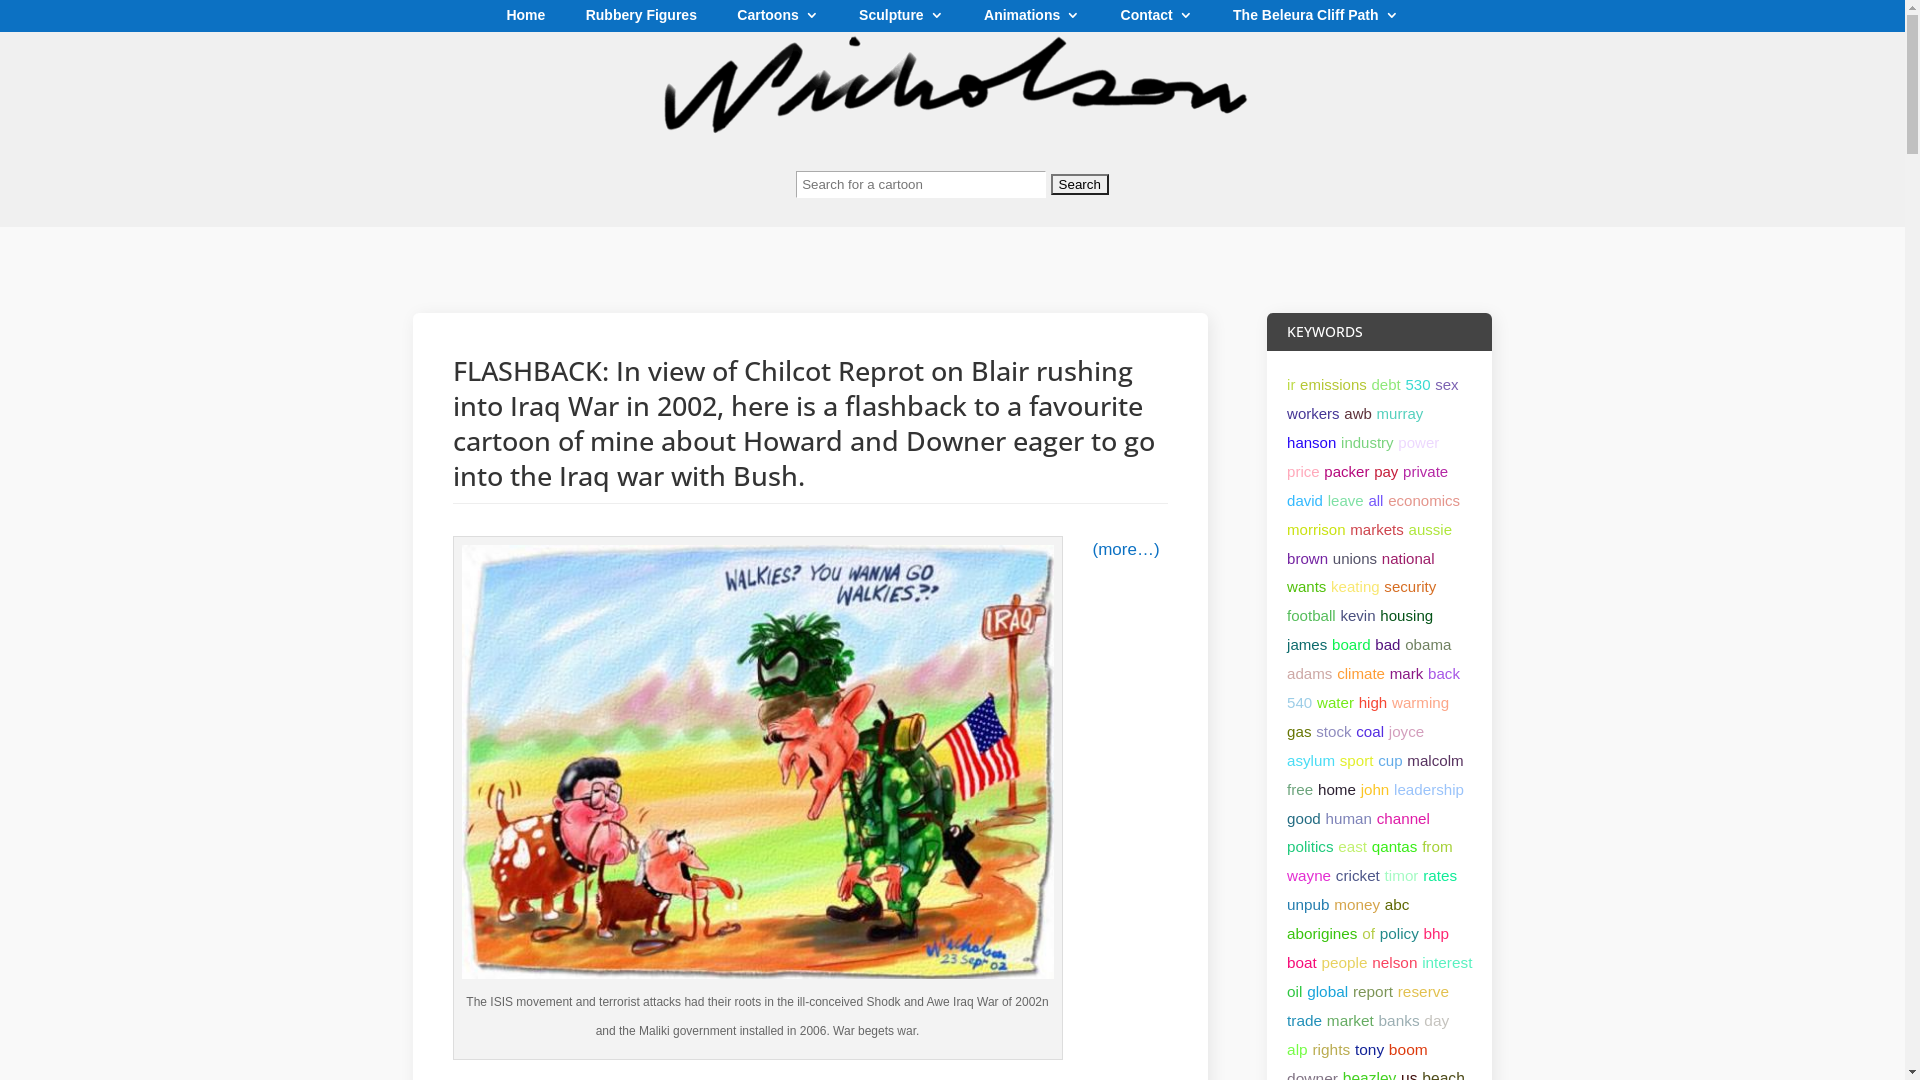 The width and height of the screenshot is (1920, 1080). I want to click on 'workers', so click(1313, 412).